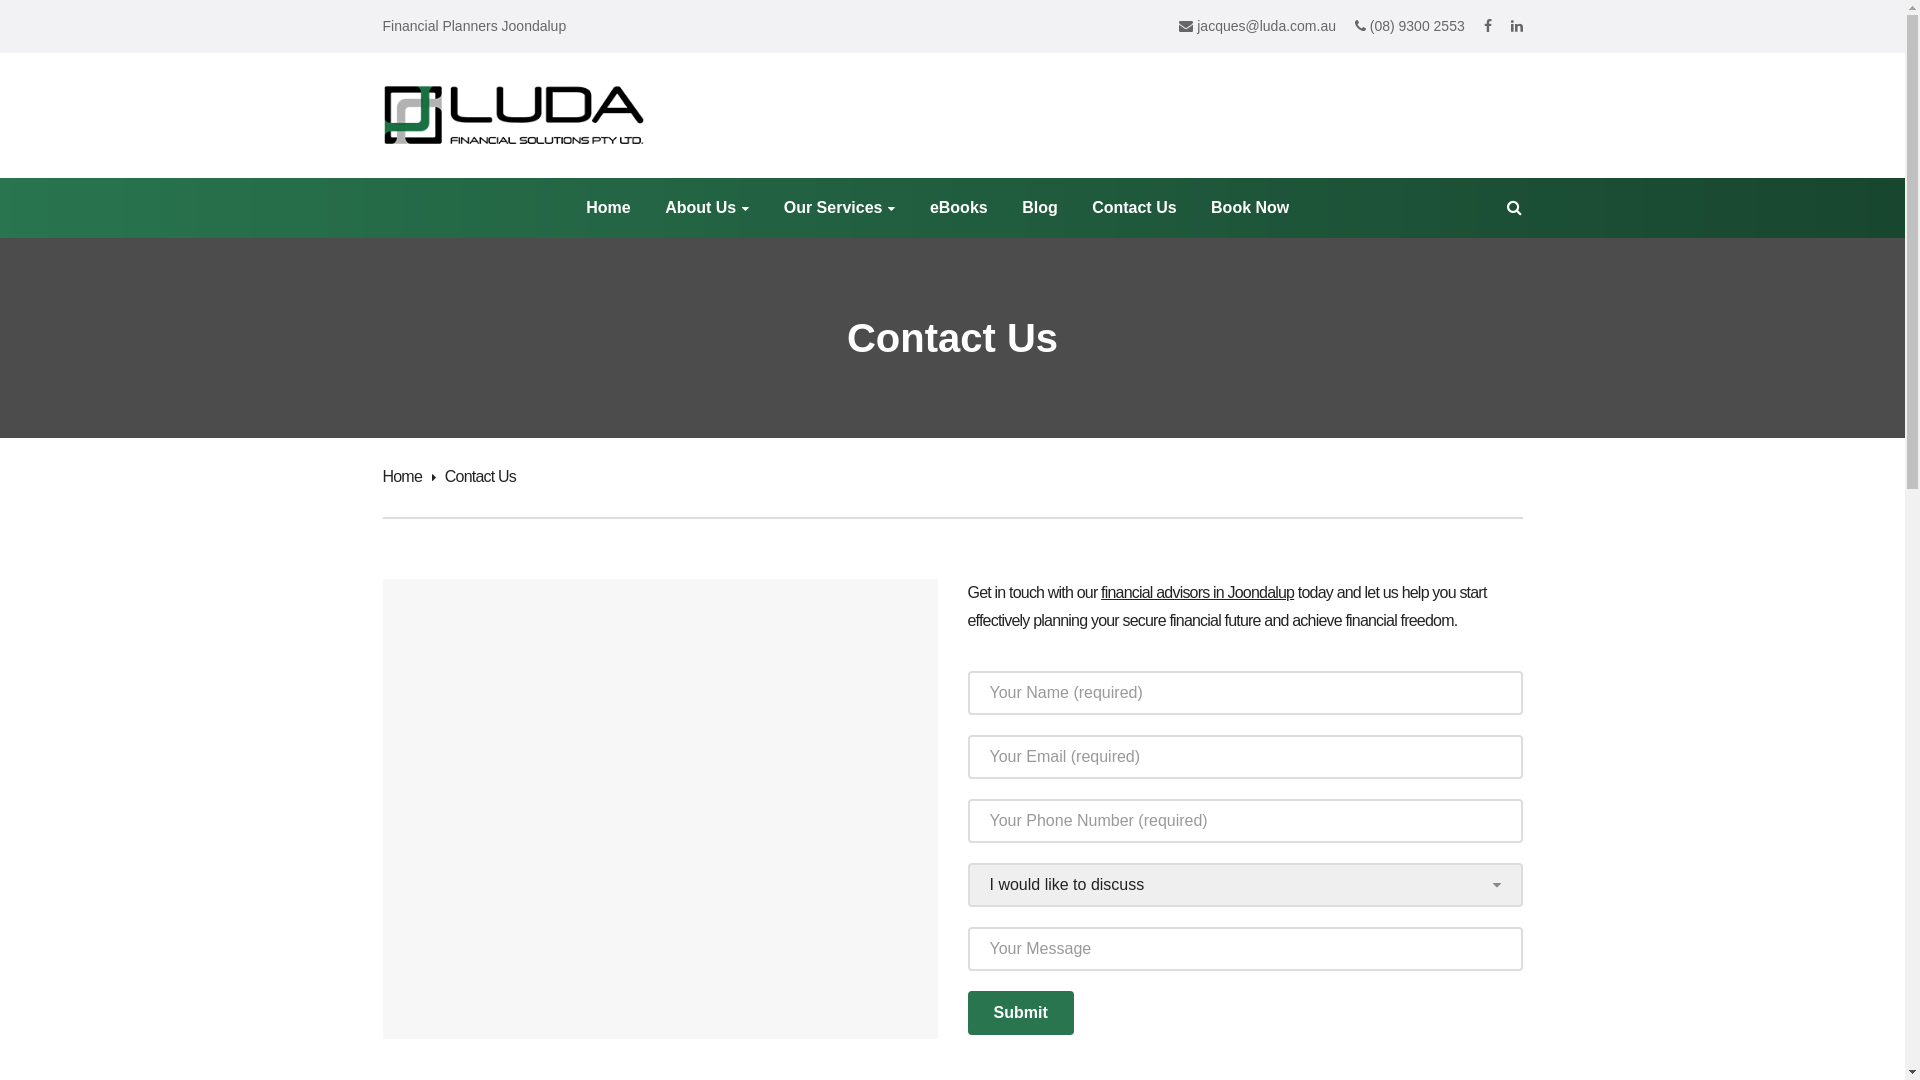 The width and height of the screenshot is (1920, 1080). I want to click on 'Contact Us', so click(1090, 208).